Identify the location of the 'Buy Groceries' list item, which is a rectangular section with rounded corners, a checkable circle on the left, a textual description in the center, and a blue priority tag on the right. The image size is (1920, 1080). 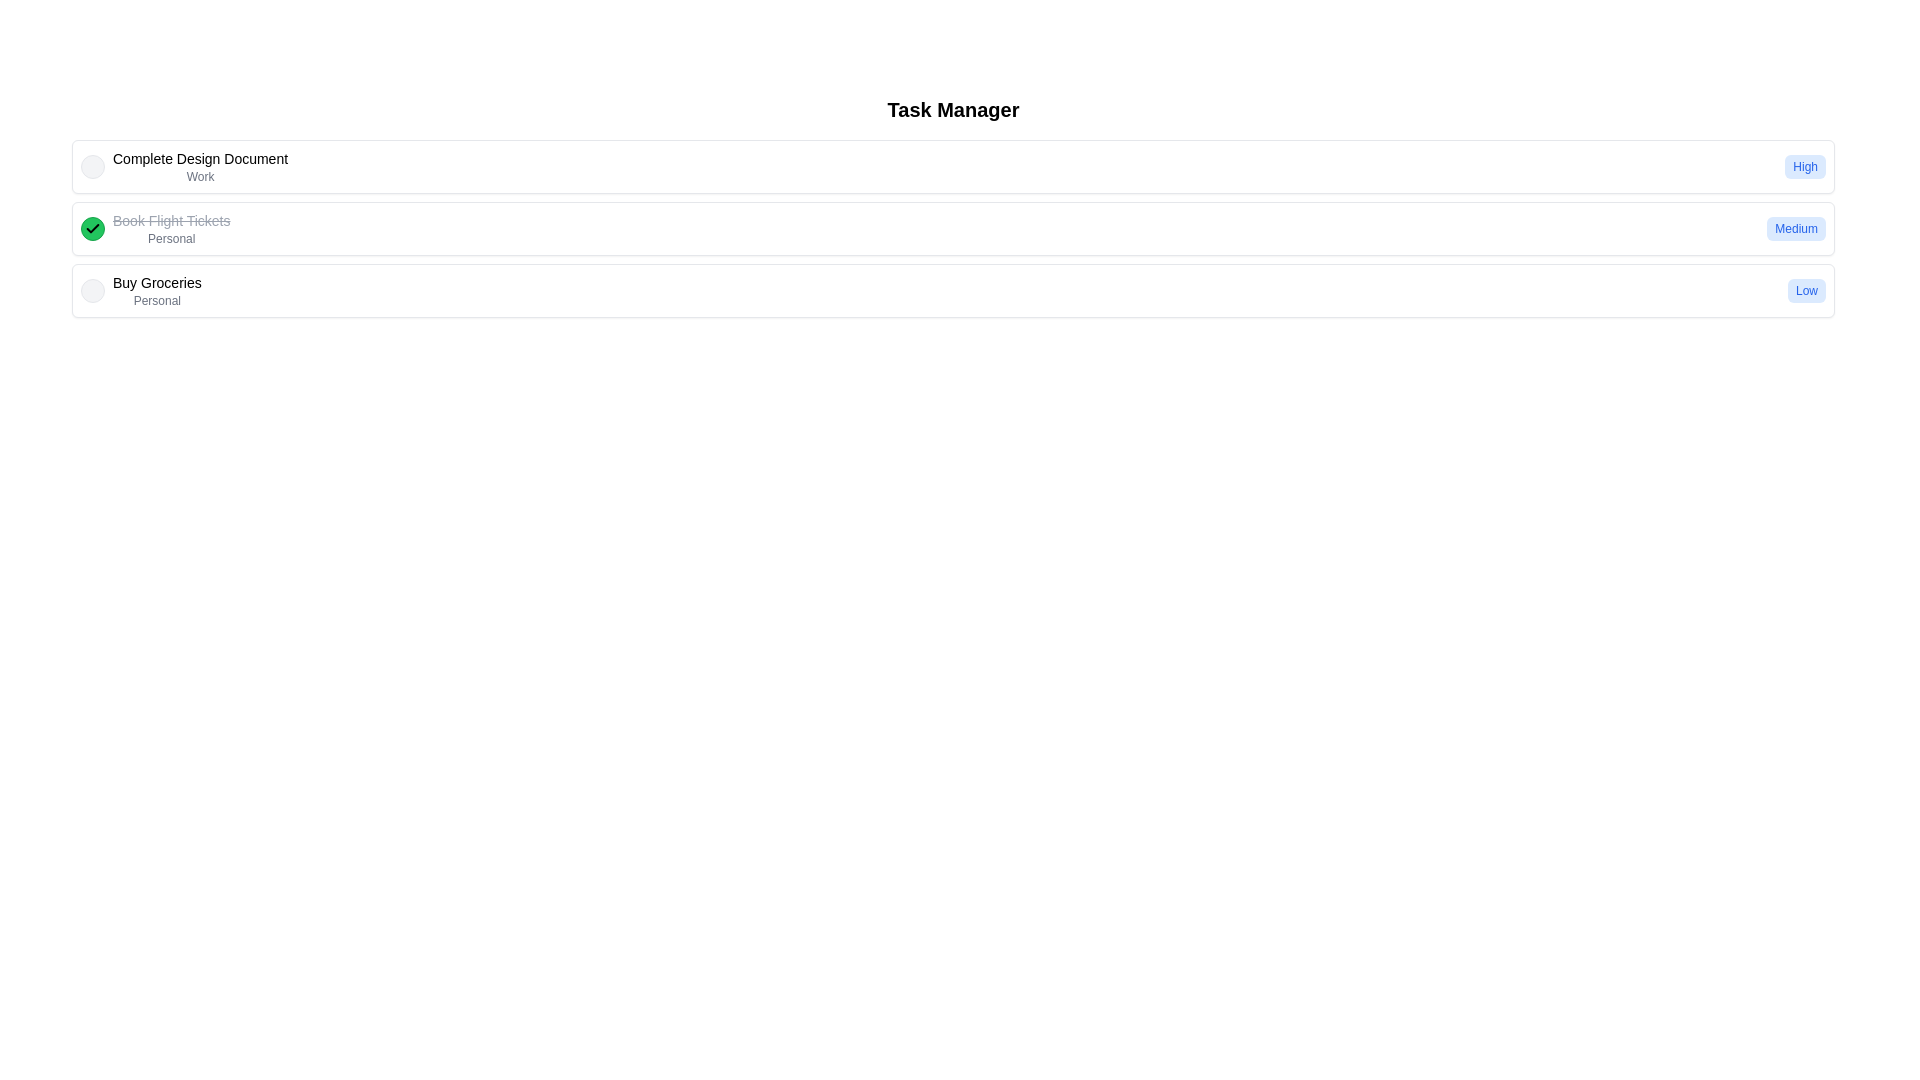
(952, 290).